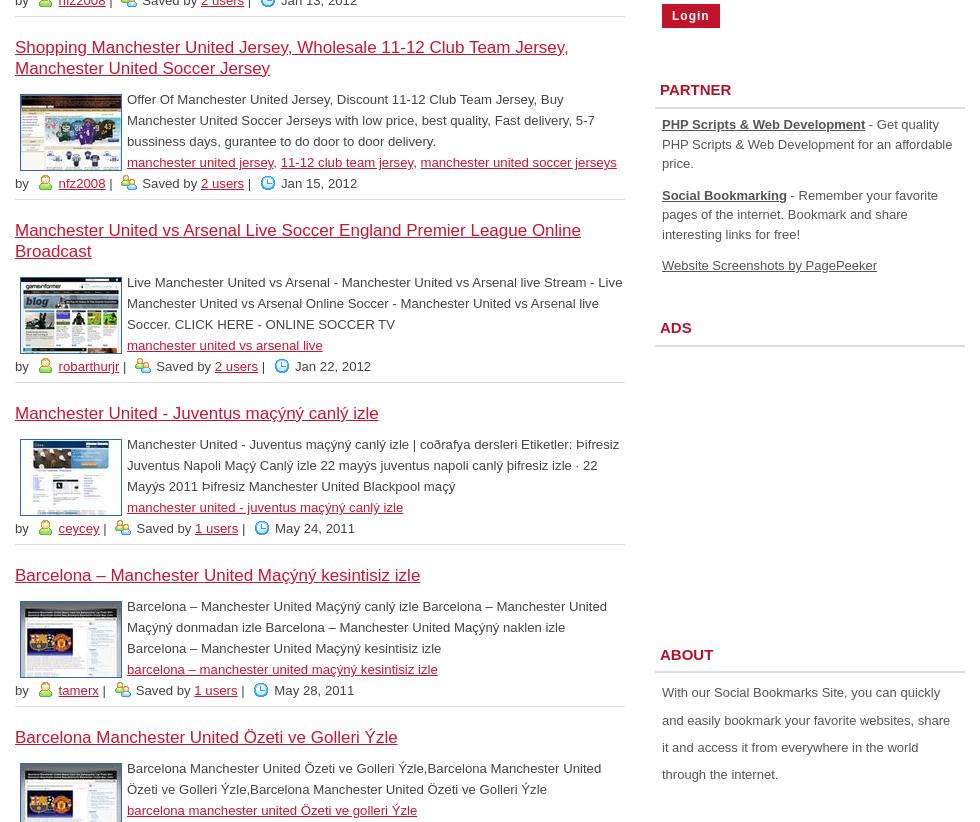 The width and height of the screenshot is (980, 822). Describe the element at coordinates (661, 733) in the screenshot. I see `'With our Social Bookmarks Site, you can quickly and easily bookmark your favorite websites, share it and access it from everywhere in the world through the internet.'` at that location.